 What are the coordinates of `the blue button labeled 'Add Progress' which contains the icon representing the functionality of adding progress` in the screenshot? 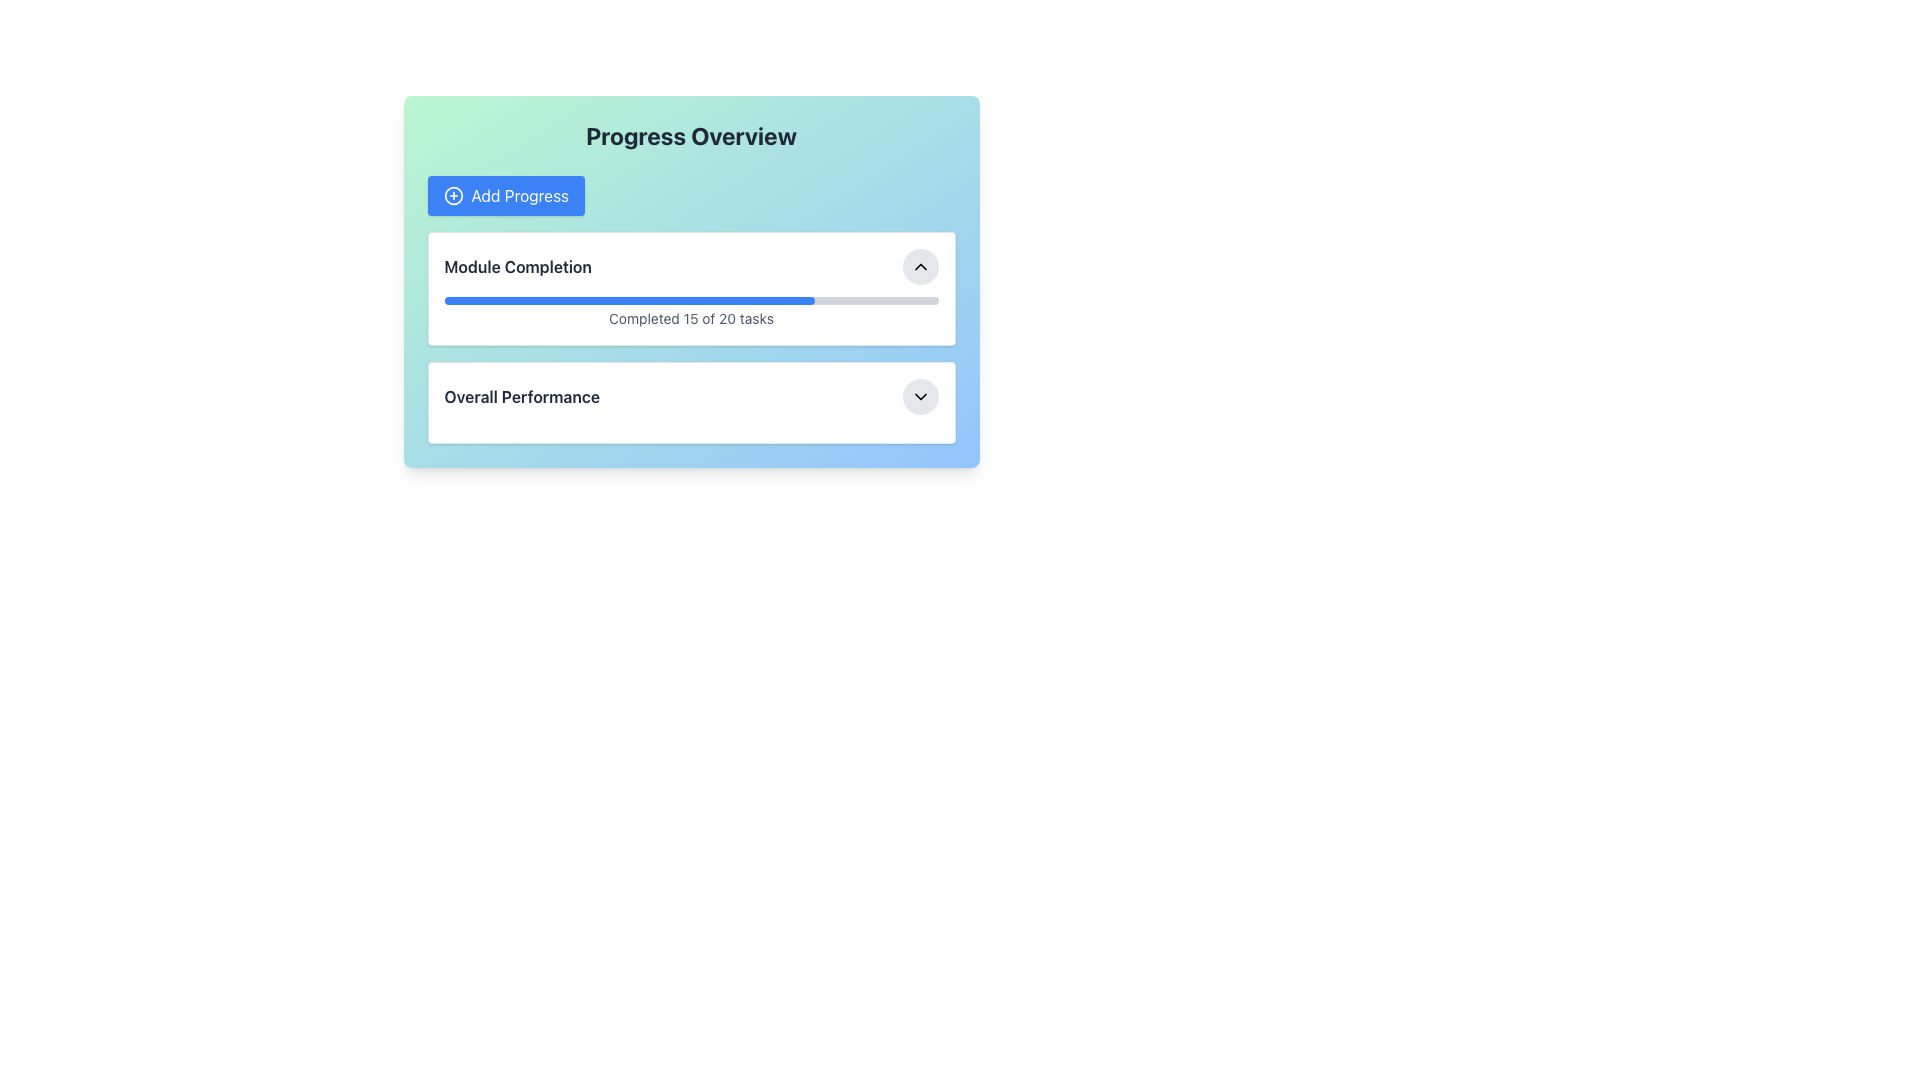 It's located at (452, 196).